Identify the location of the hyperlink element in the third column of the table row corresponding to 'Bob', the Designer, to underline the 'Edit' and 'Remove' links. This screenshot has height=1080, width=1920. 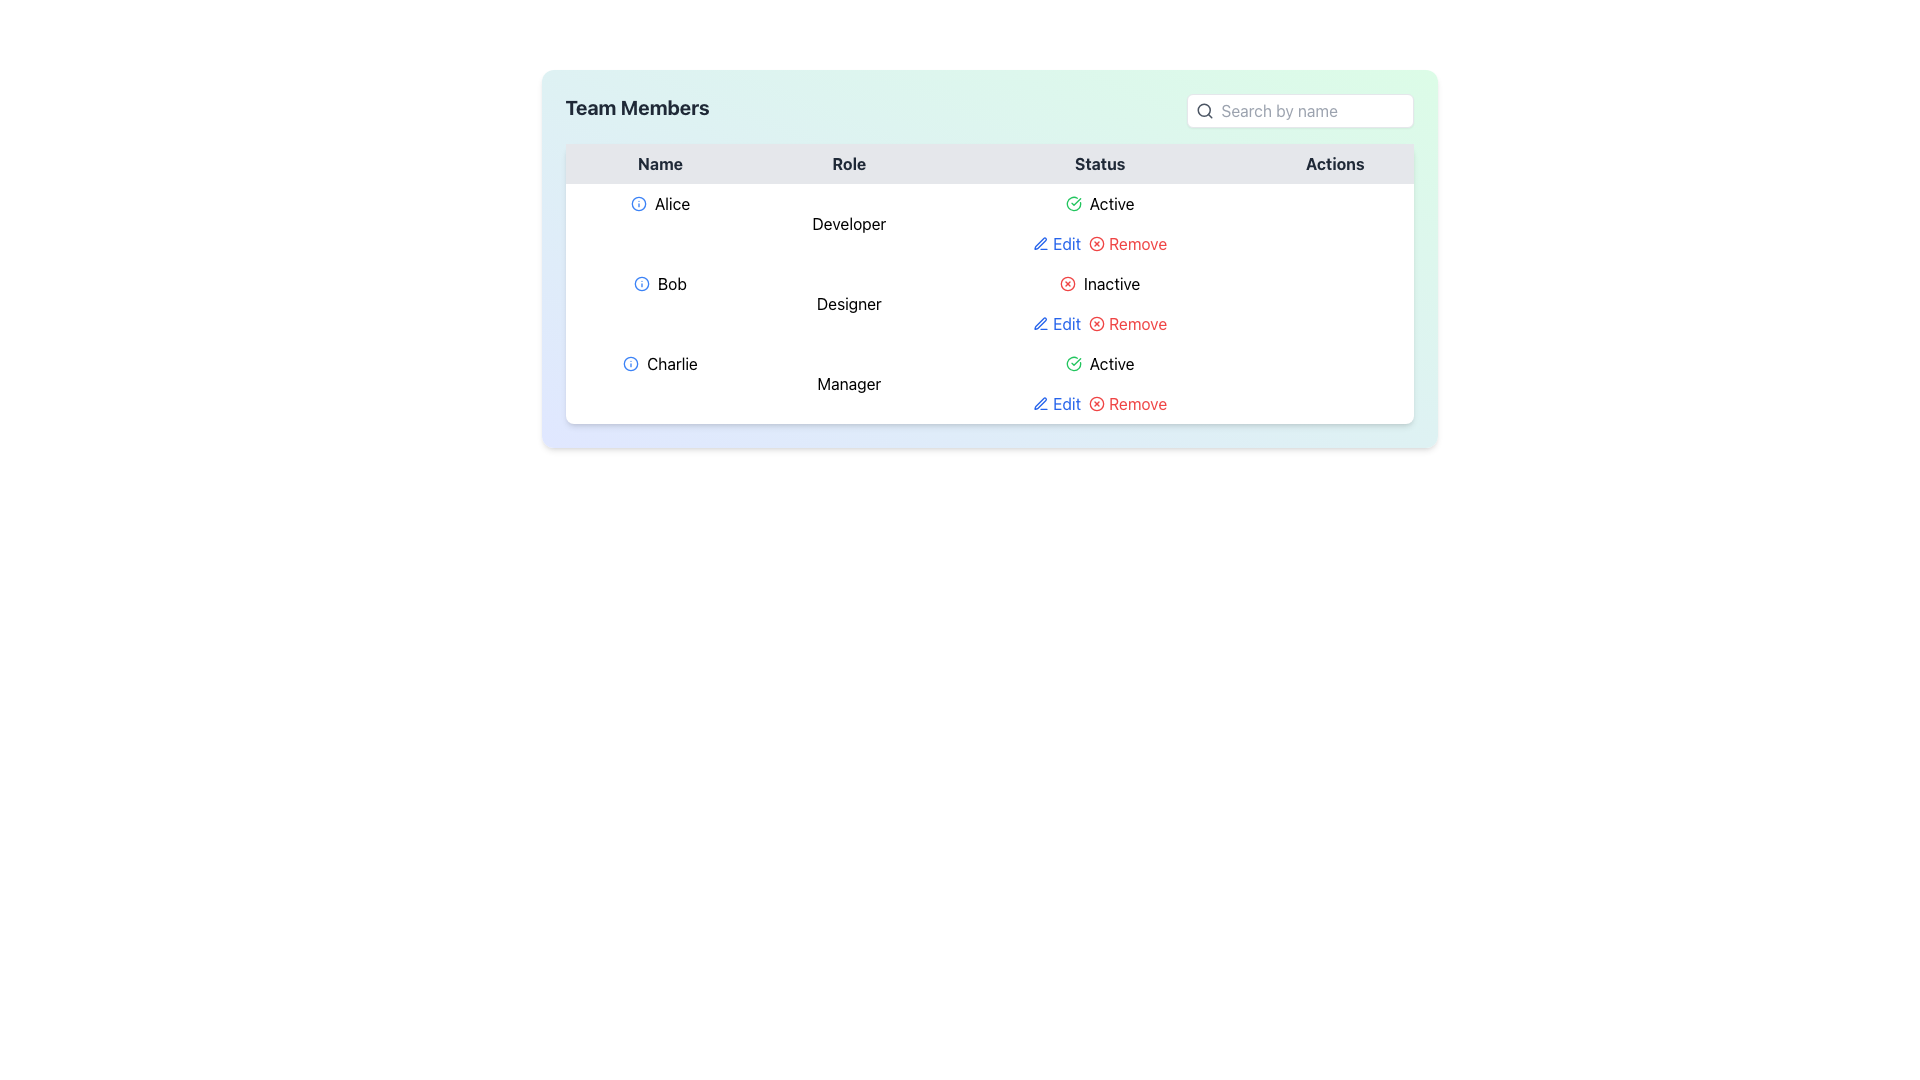
(1099, 323).